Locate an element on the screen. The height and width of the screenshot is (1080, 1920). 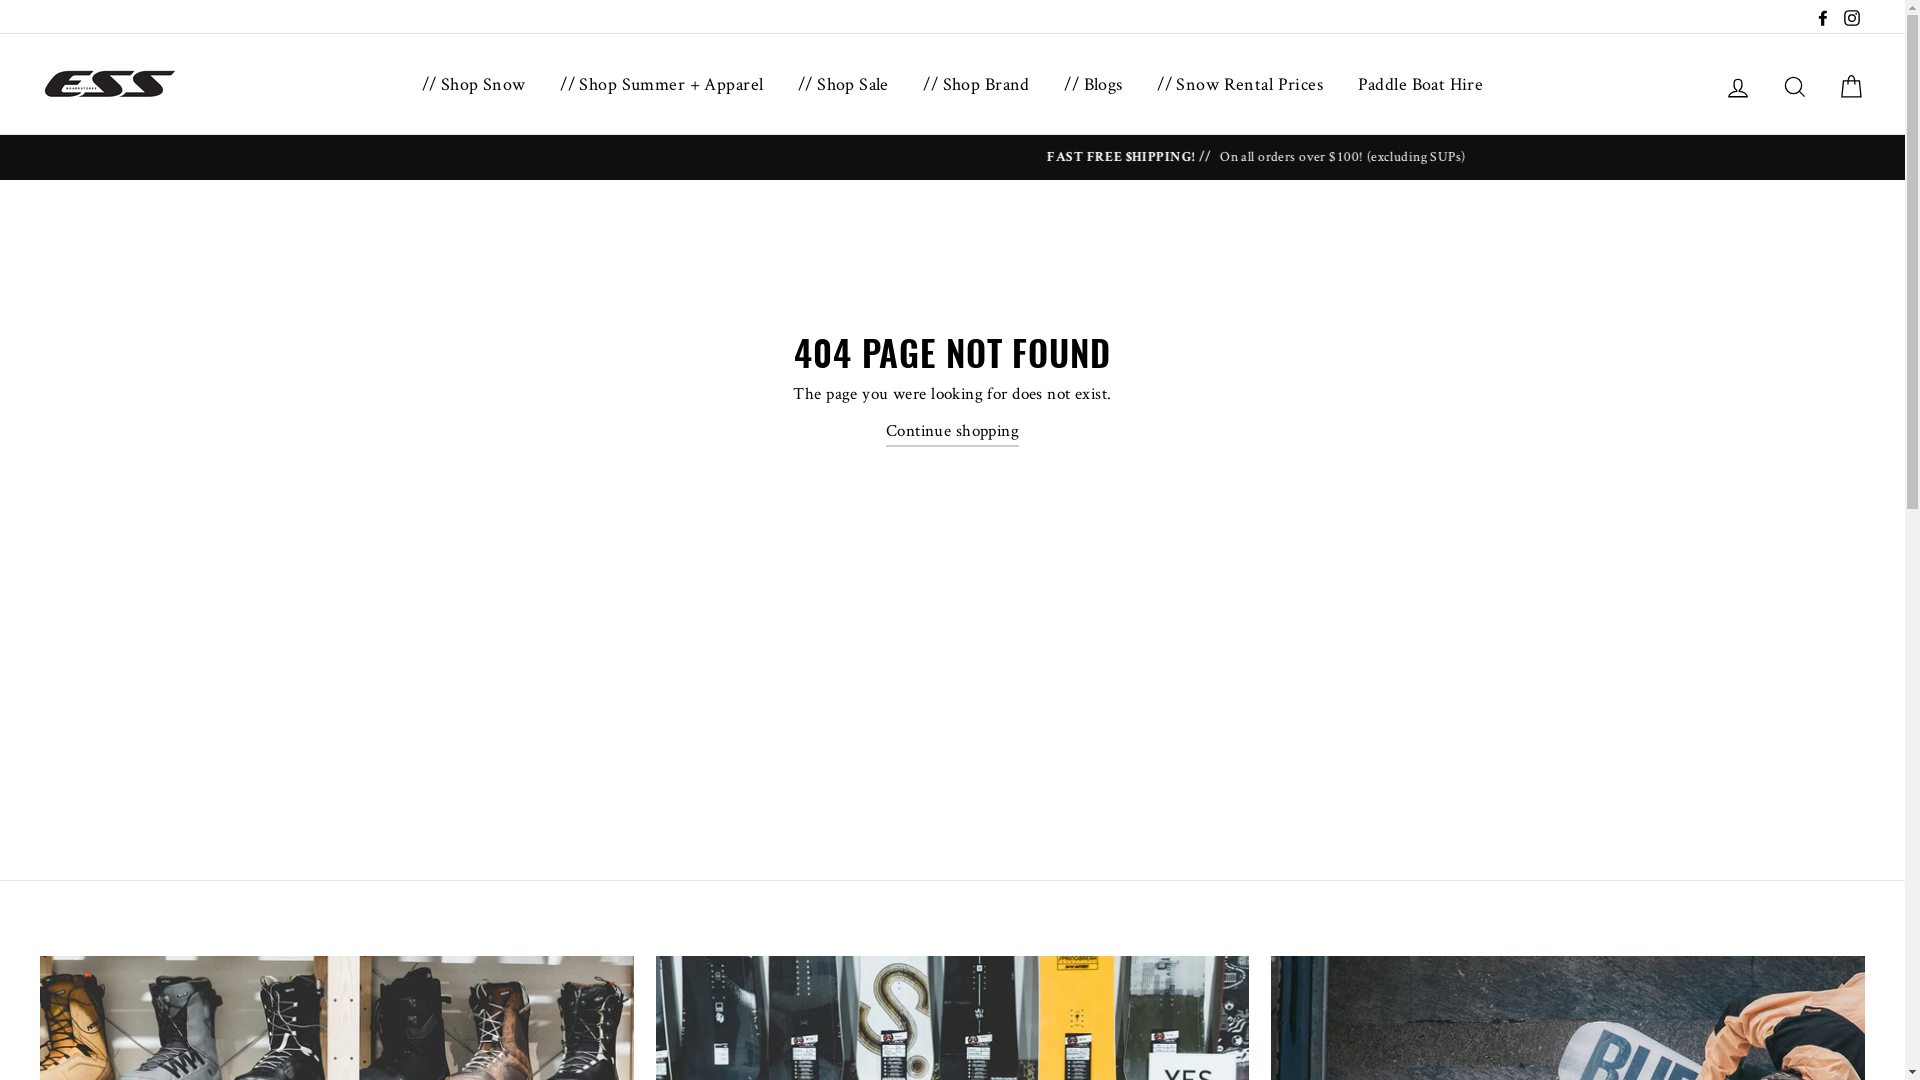
'// Shop Snow' is located at coordinates (473, 83).